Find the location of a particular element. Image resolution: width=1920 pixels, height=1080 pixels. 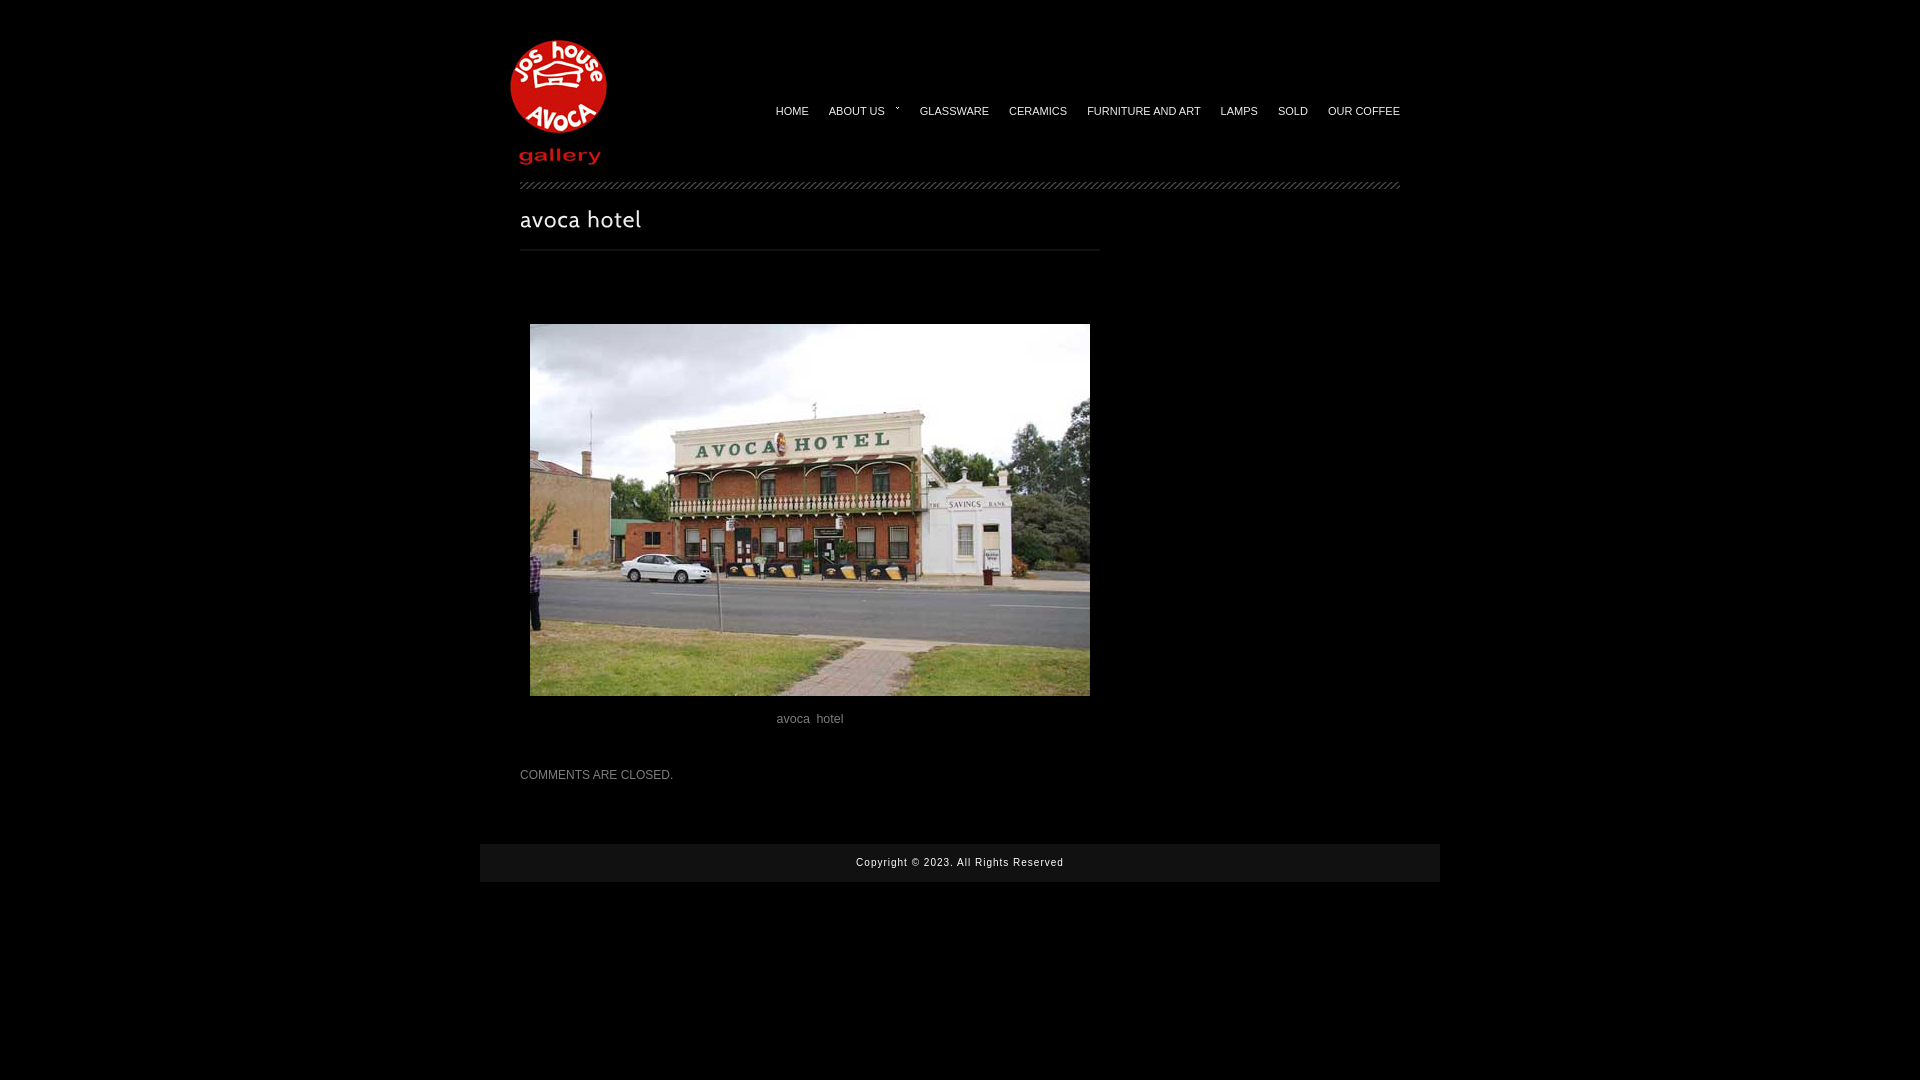

'GLASSWARE' is located at coordinates (909, 108).